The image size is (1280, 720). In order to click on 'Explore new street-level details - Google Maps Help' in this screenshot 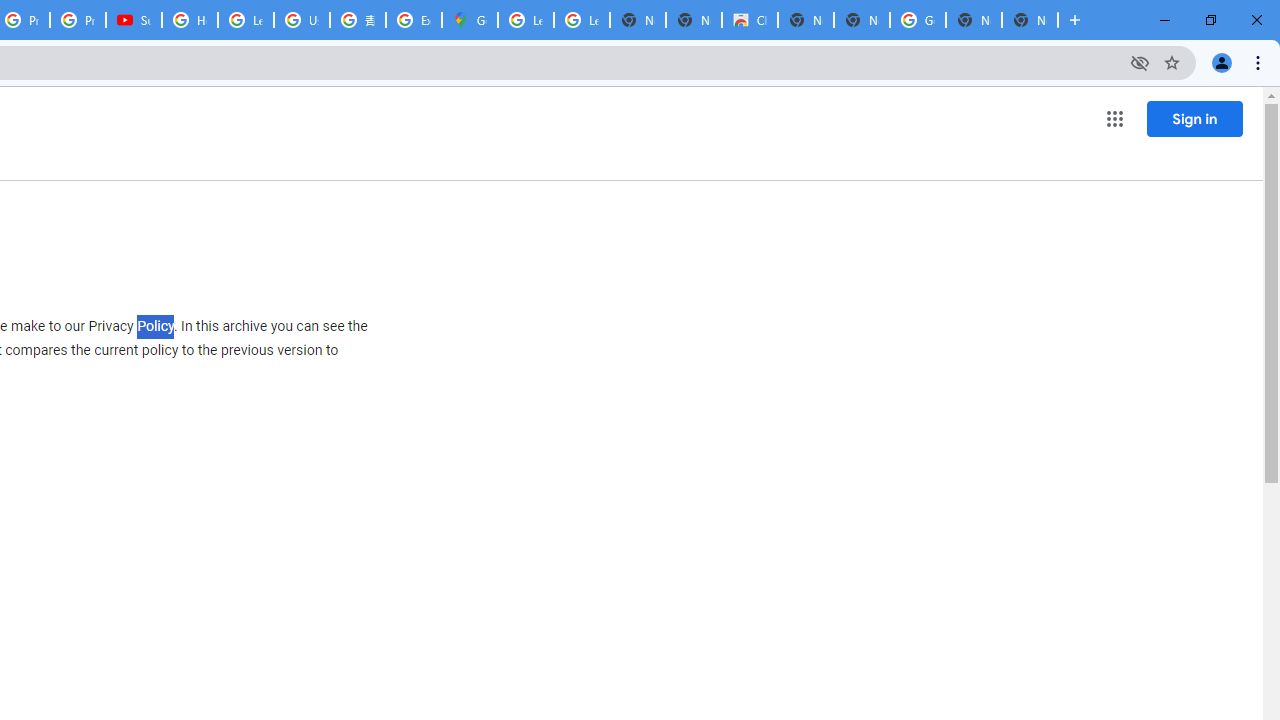, I will do `click(413, 20)`.